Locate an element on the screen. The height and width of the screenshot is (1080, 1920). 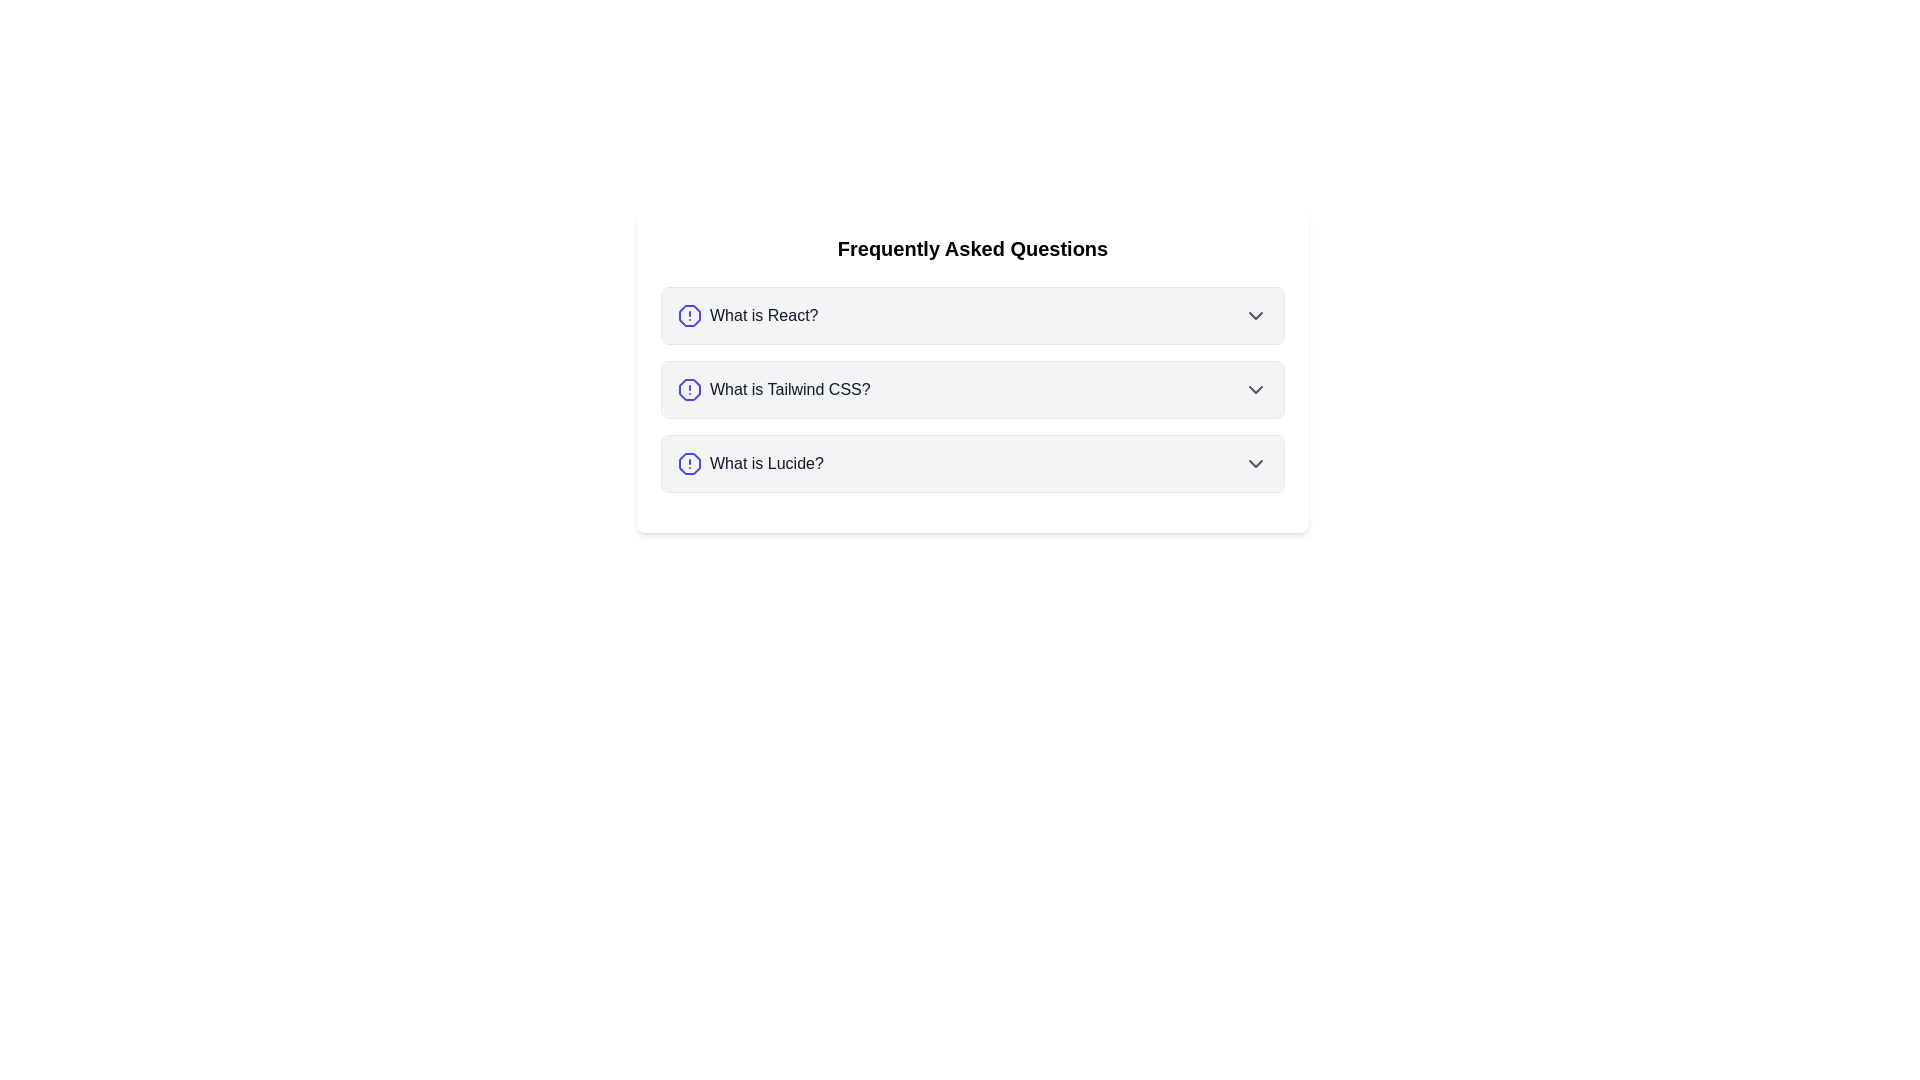
the 'What is React?' Label with Icon, which features bold dark gray text and a blue exclamation mark icon is located at coordinates (747, 315).